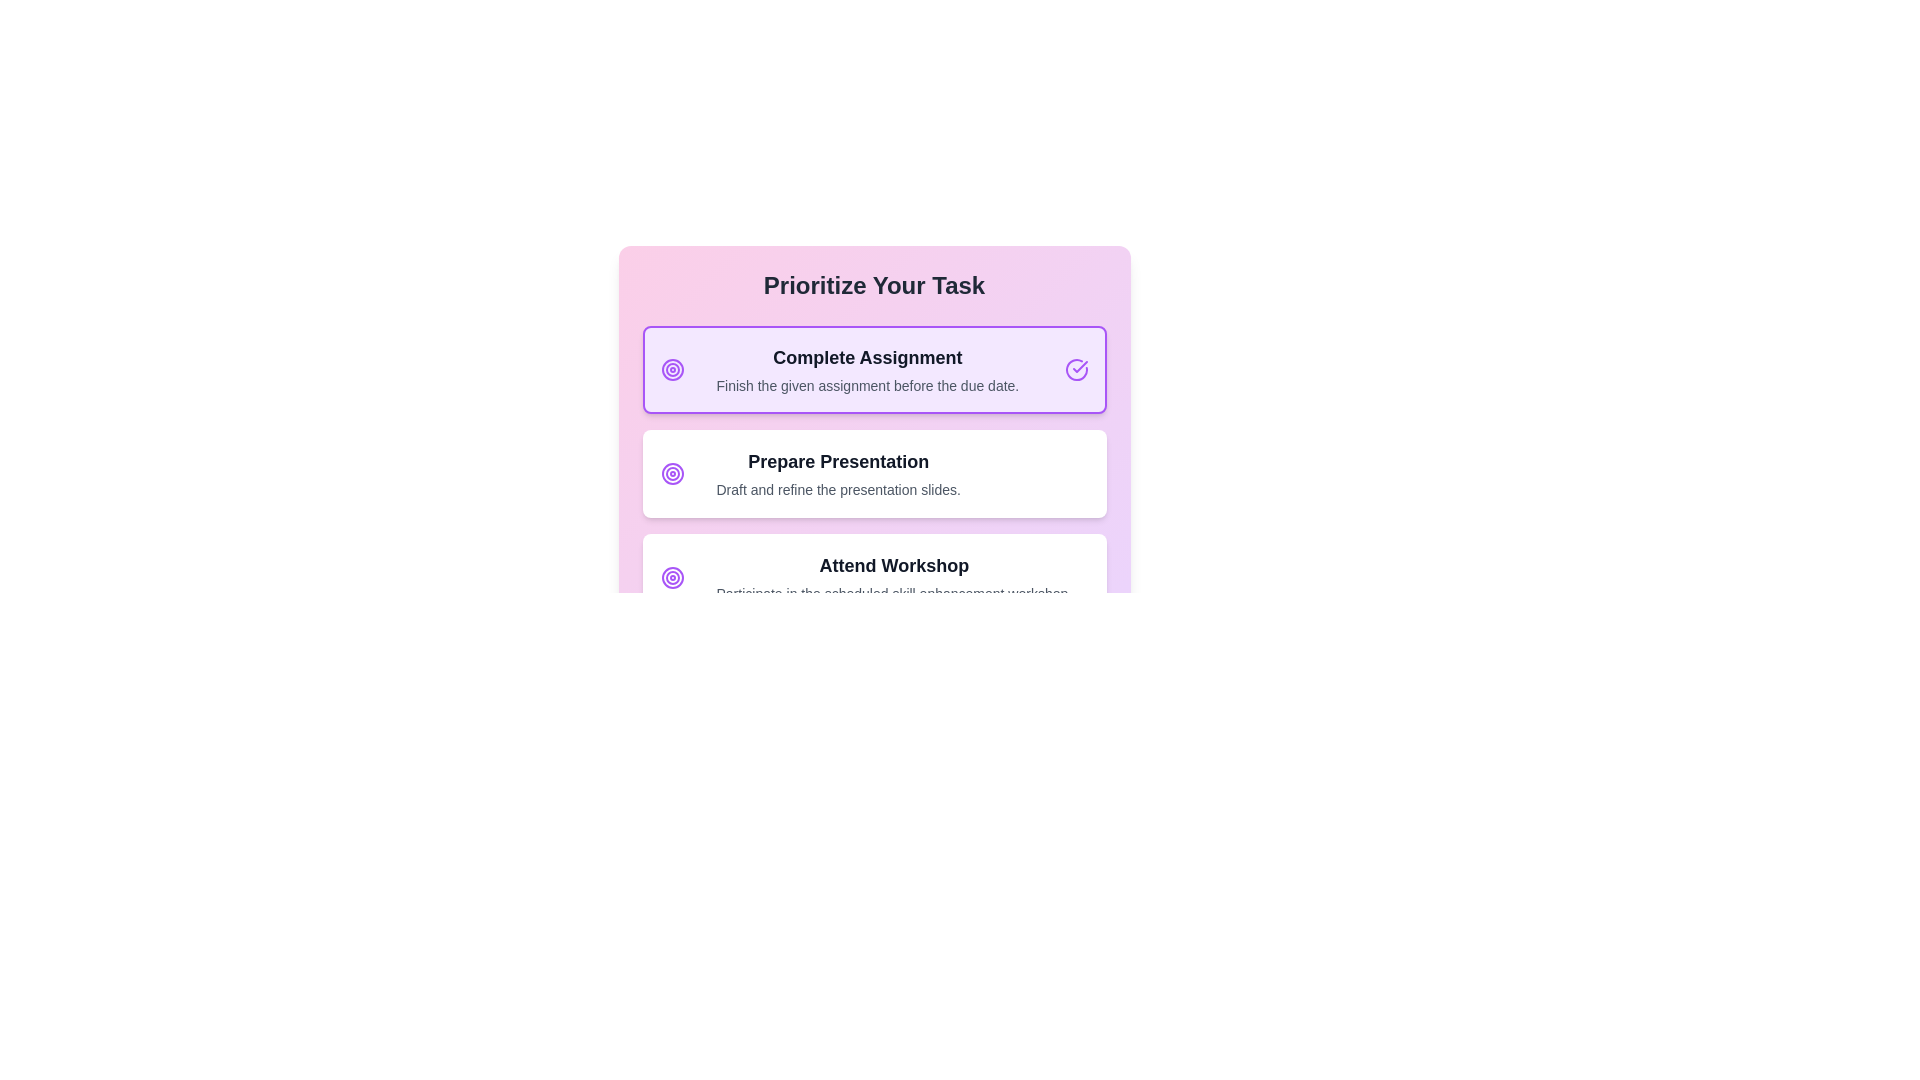 This screenshot has width=1920, height=1080. Describe the element at coordinates (893, 593) in the screenshot. I see `the Text Label that provides additional information about 'Attend Workshop', located directly below the heading within a card layout` at that location.